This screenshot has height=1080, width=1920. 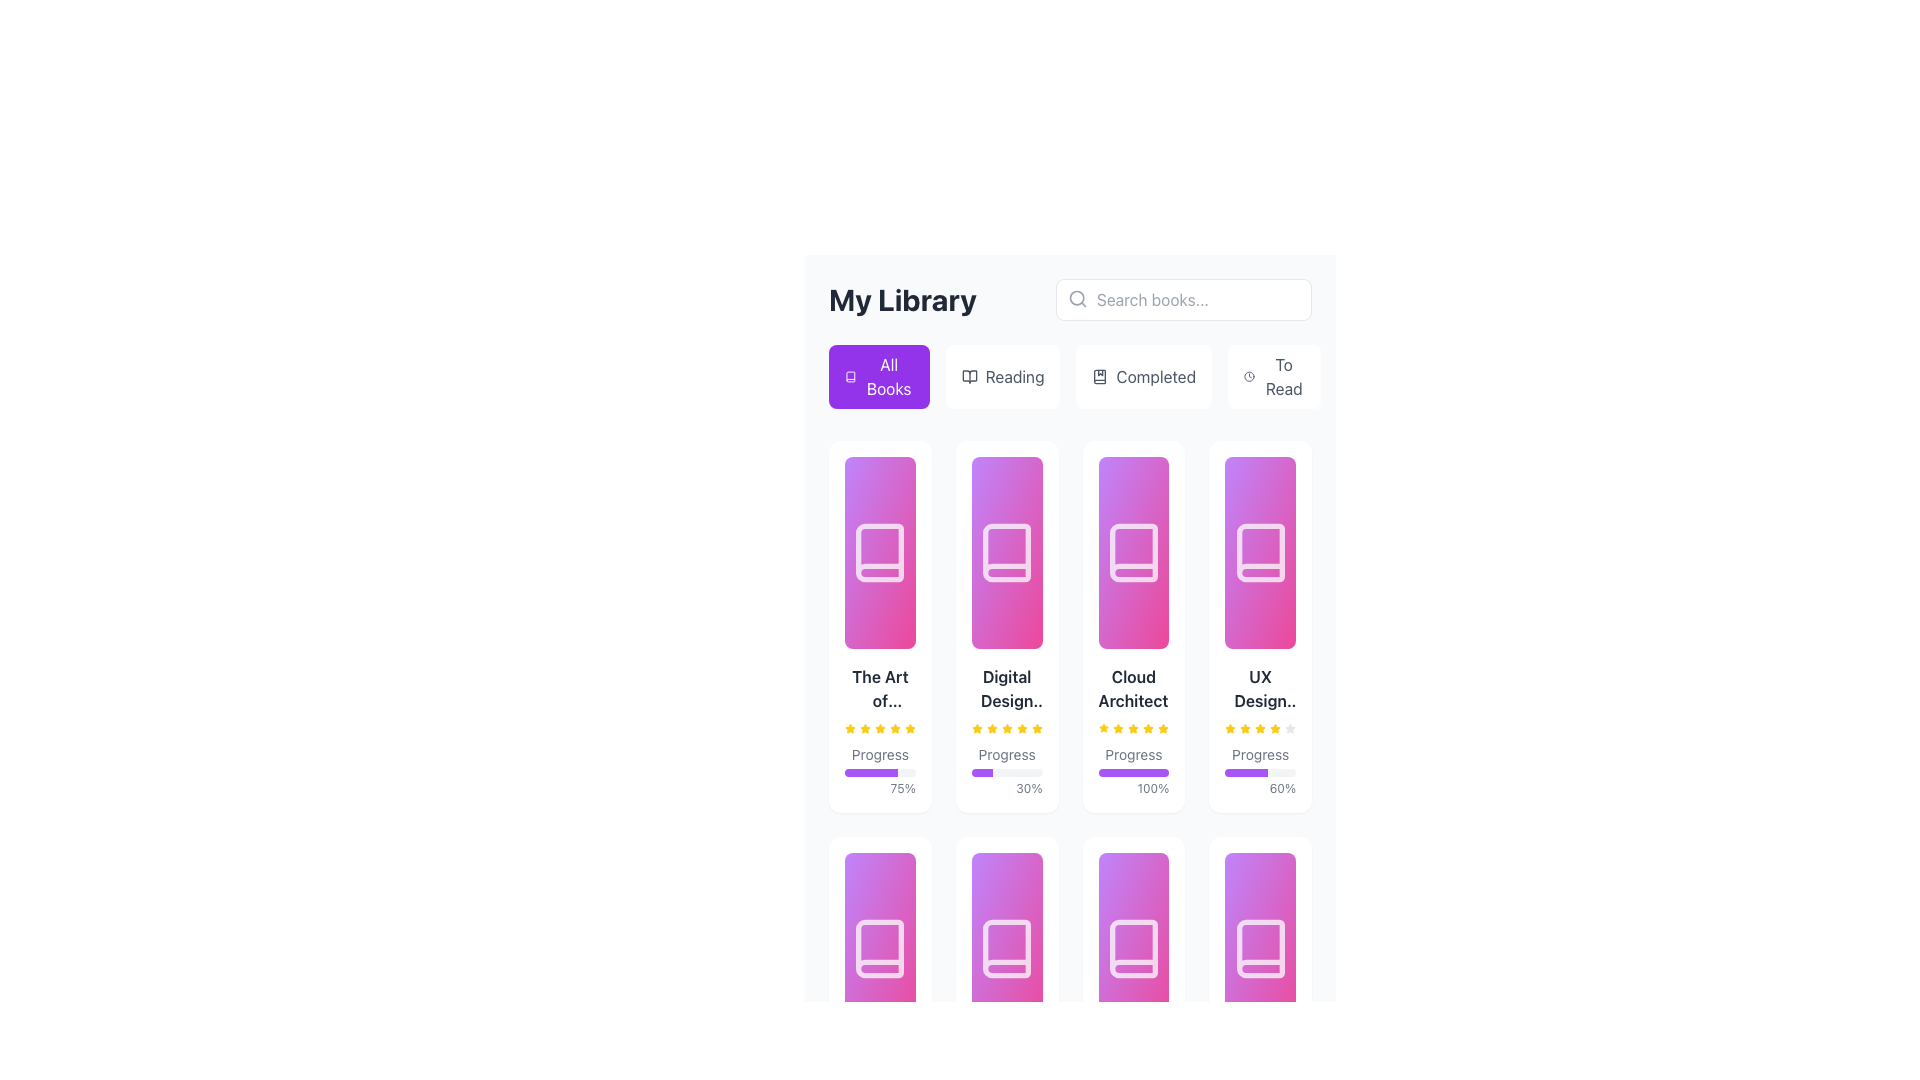 I want to click on progress bar, so click(x=891, y=771).